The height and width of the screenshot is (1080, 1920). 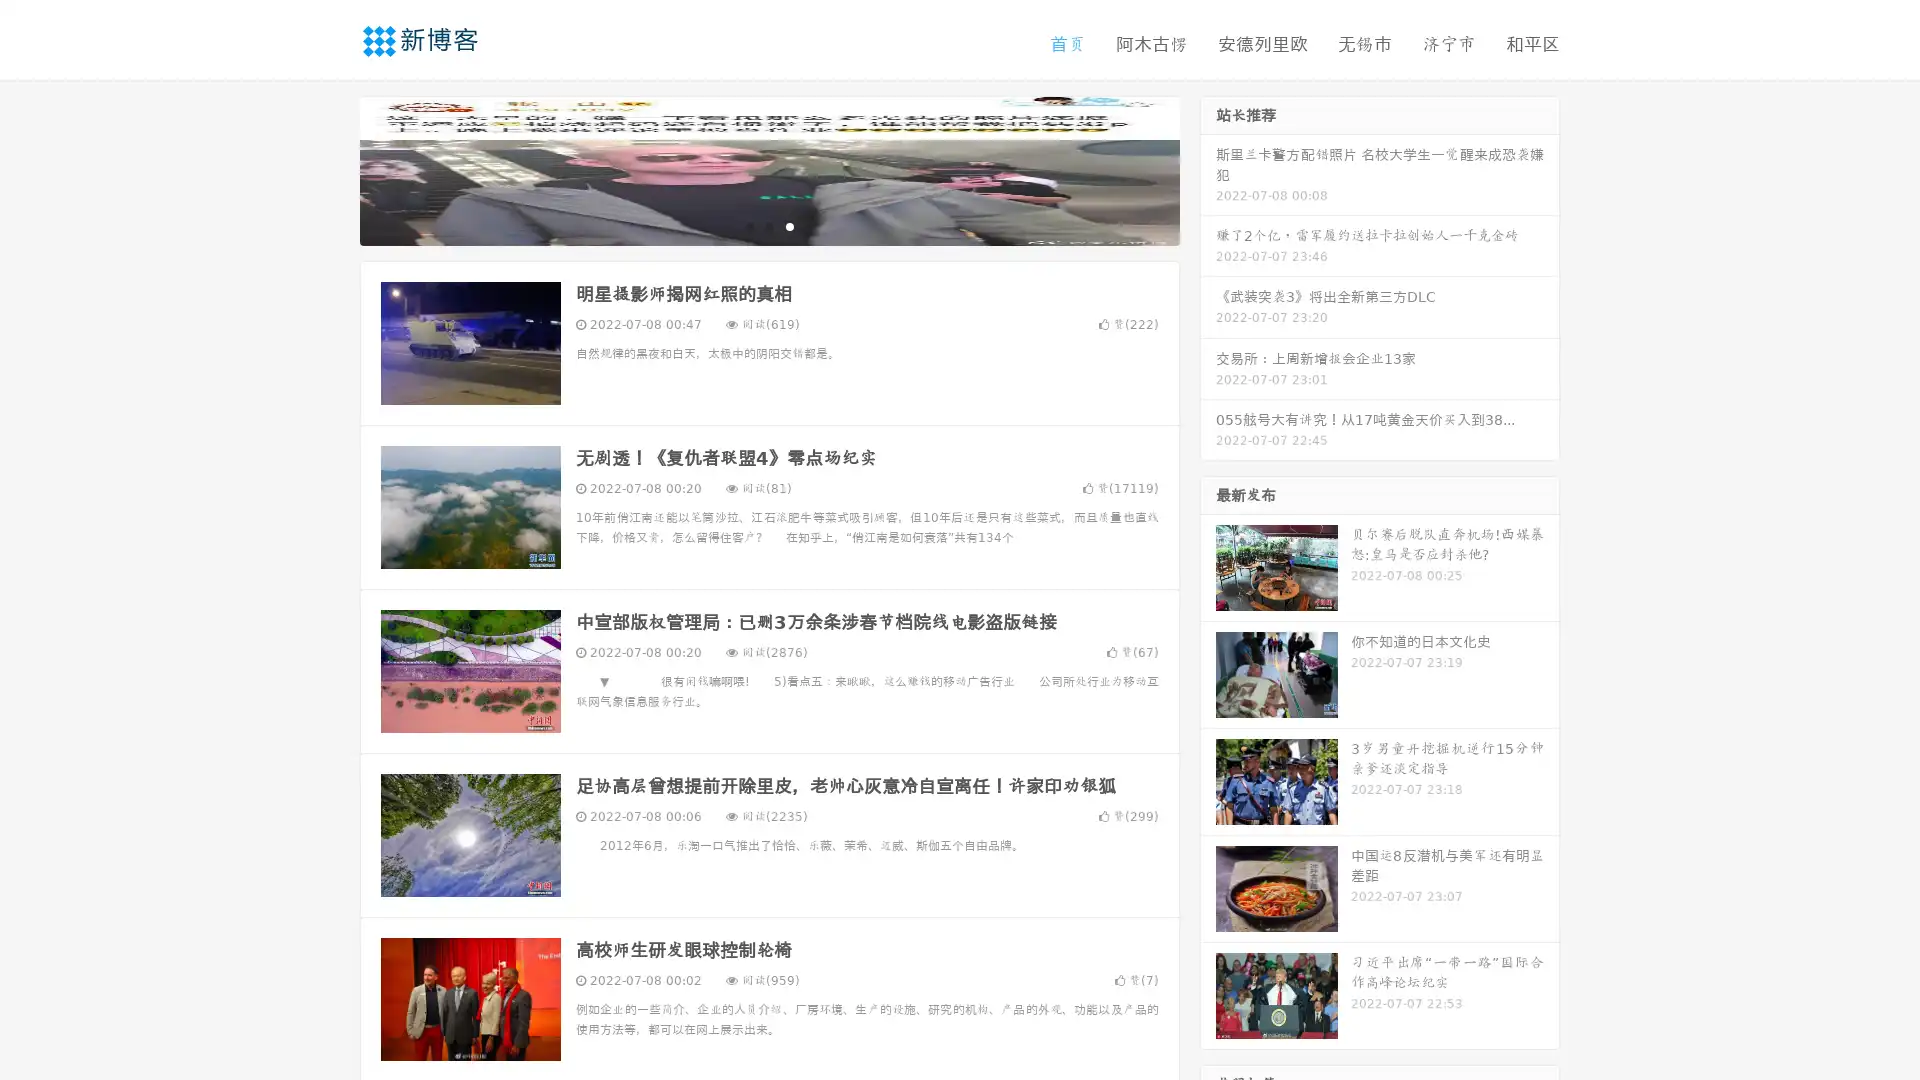 What do you see at coordinates (768, 225) in the screenshot?
I see `Go to slide 2` at bounding box center [768, 225].